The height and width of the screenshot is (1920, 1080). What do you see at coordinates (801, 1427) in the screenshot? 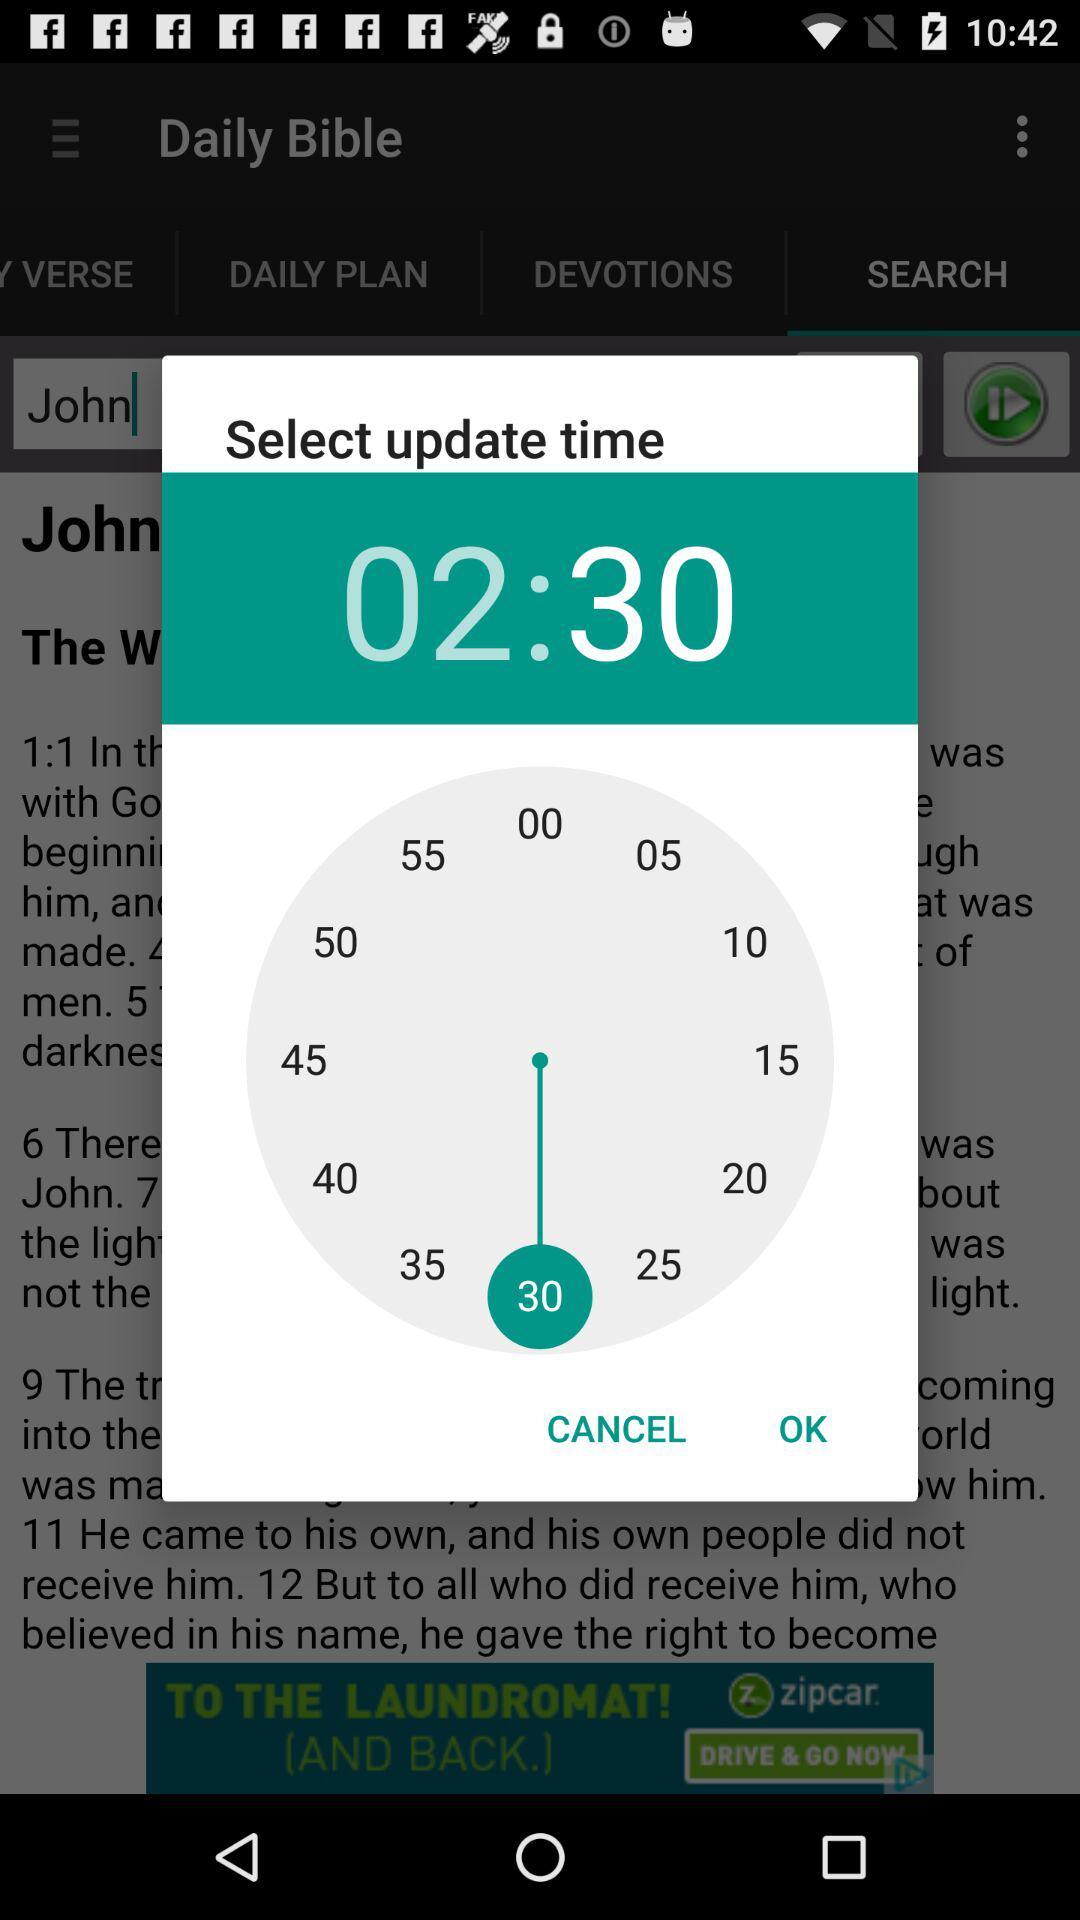
I see `ok` at bounding box center [801, 1427].